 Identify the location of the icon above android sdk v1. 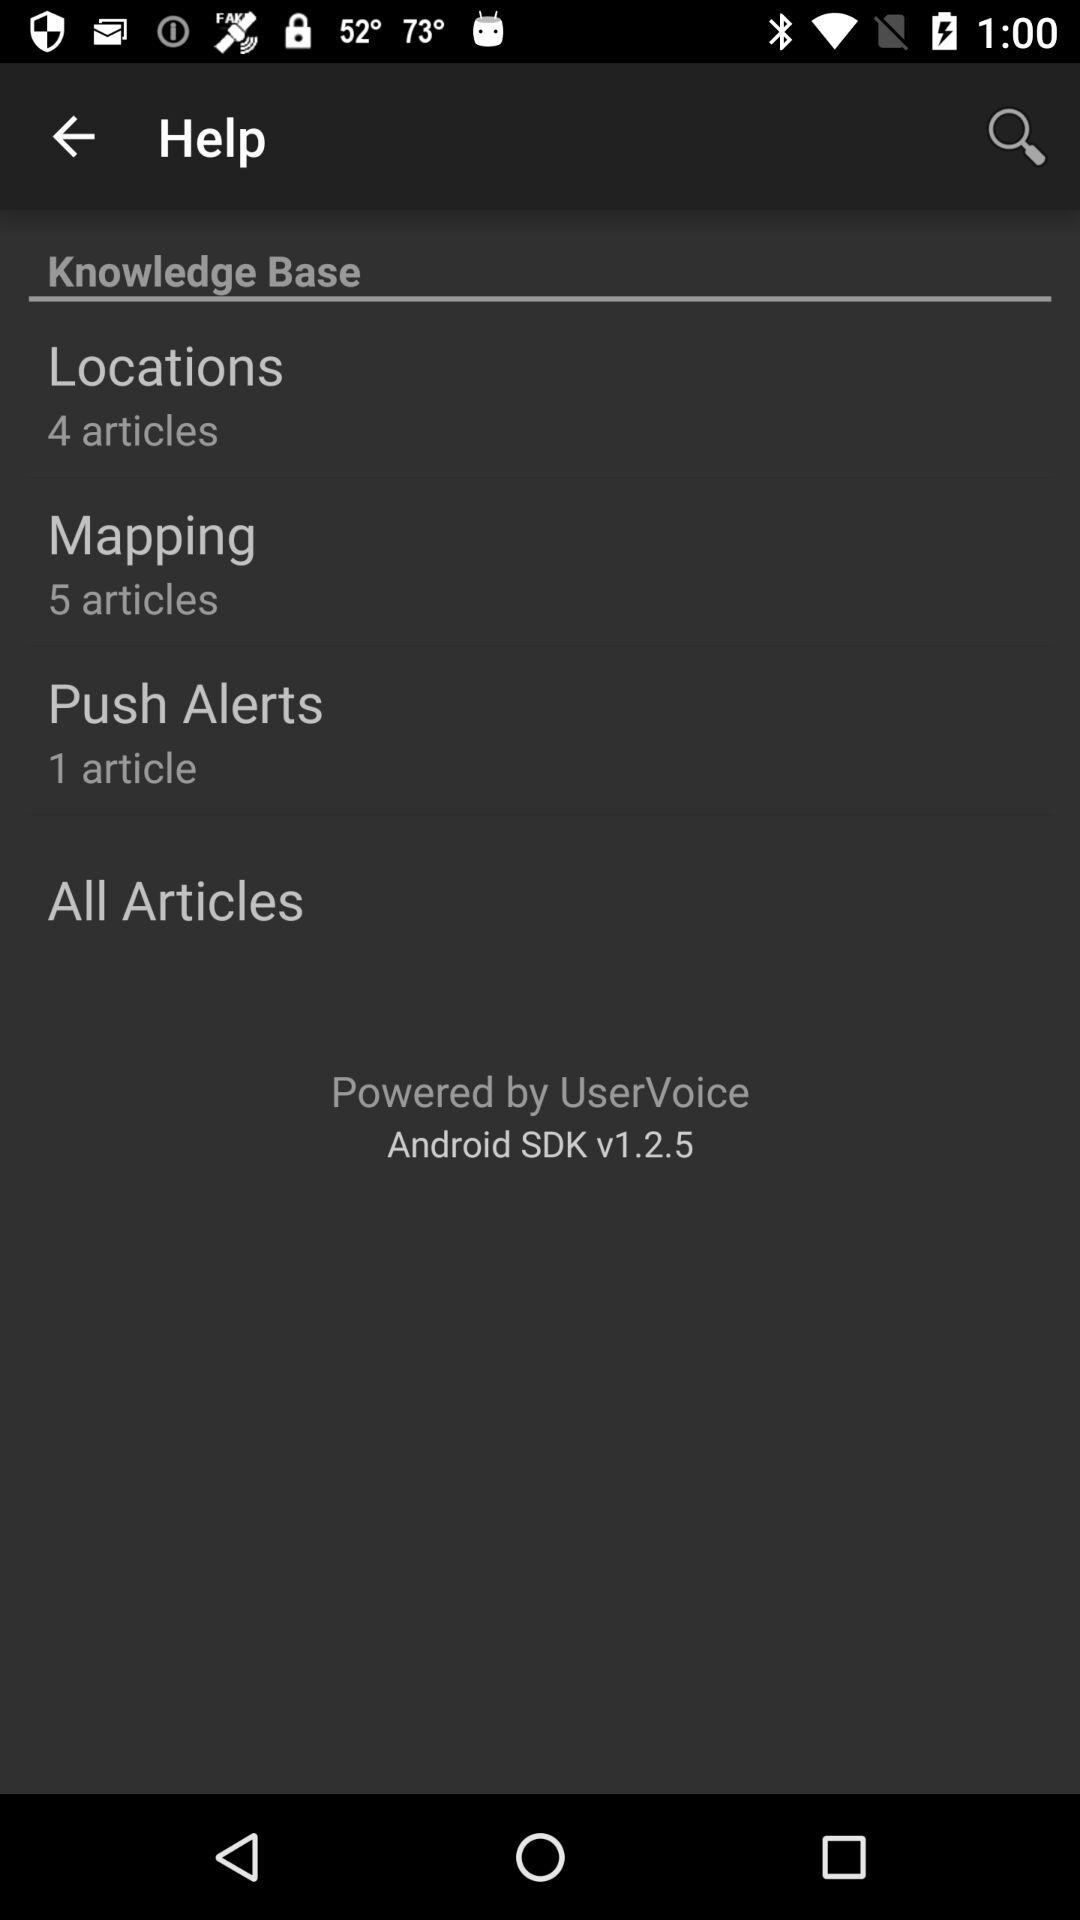
(540, 1089).